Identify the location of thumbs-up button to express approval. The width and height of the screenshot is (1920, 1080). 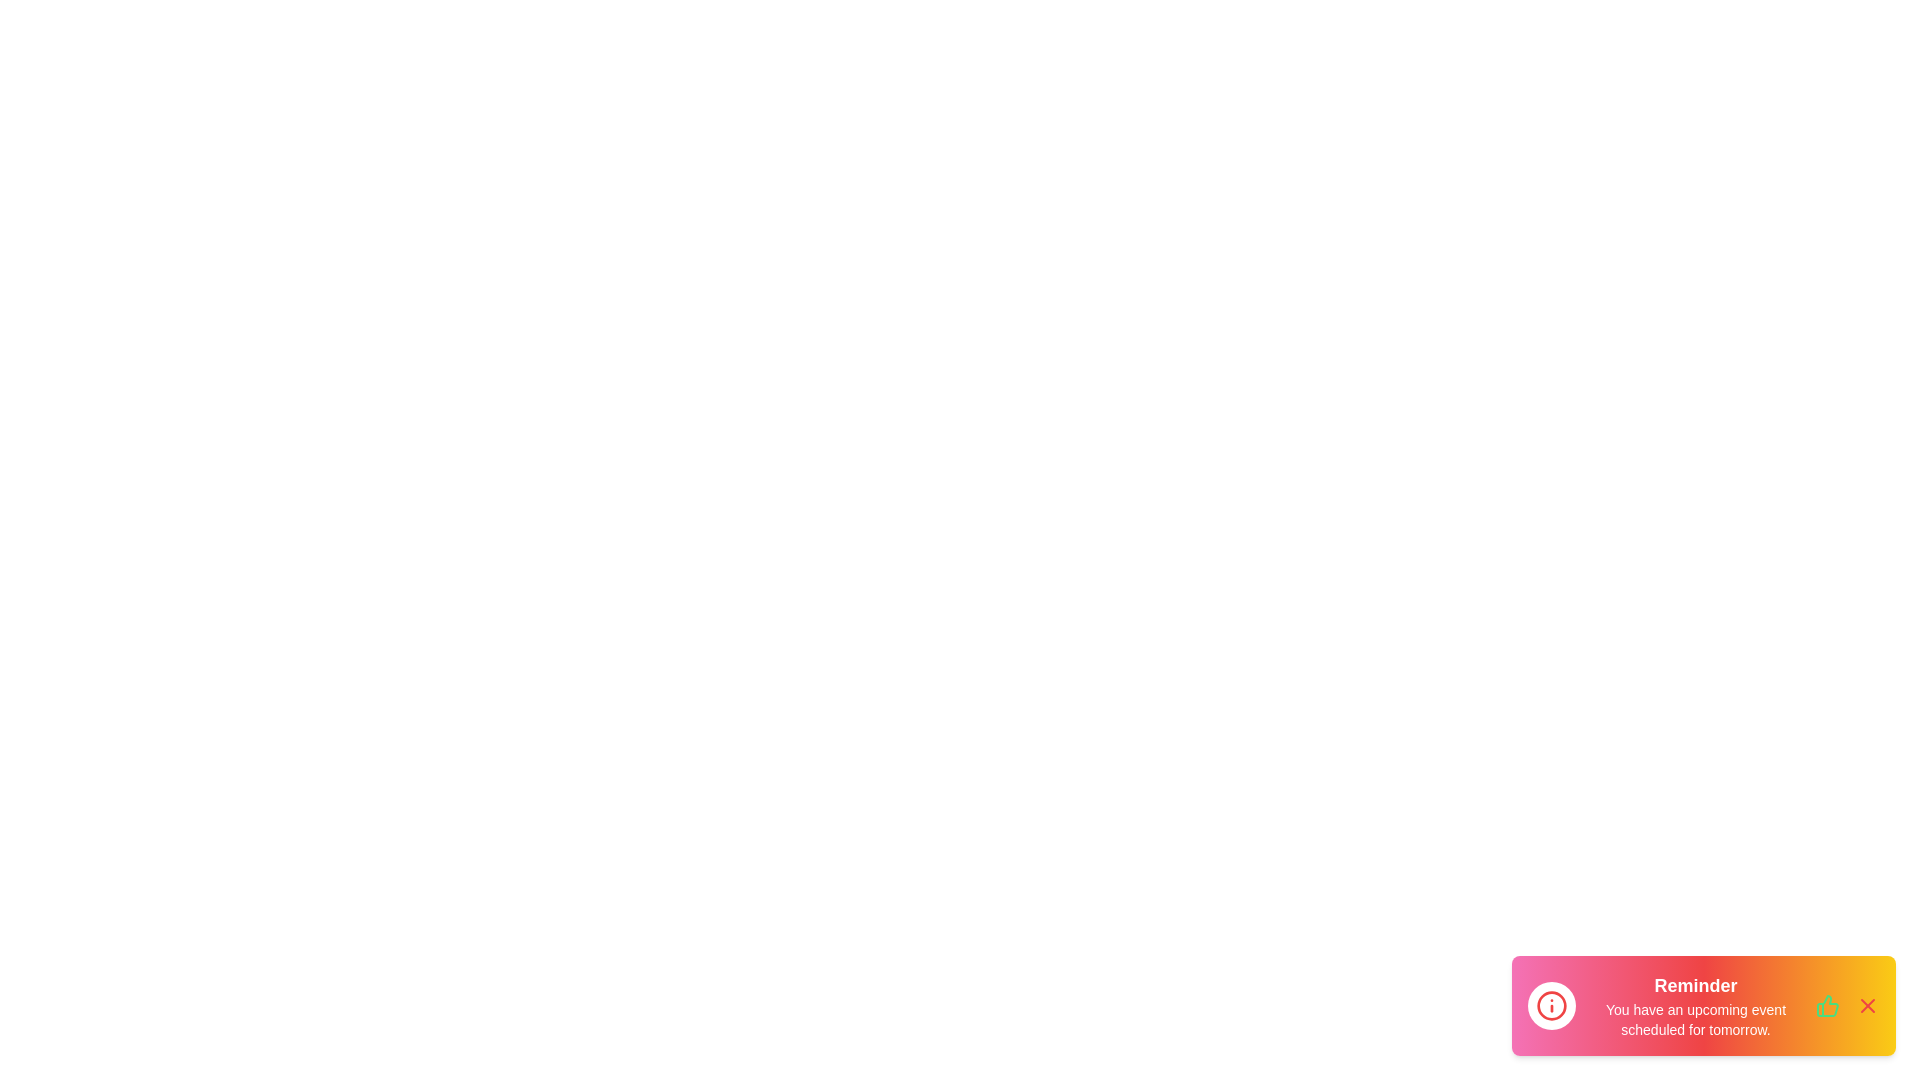
(1828, 1006).